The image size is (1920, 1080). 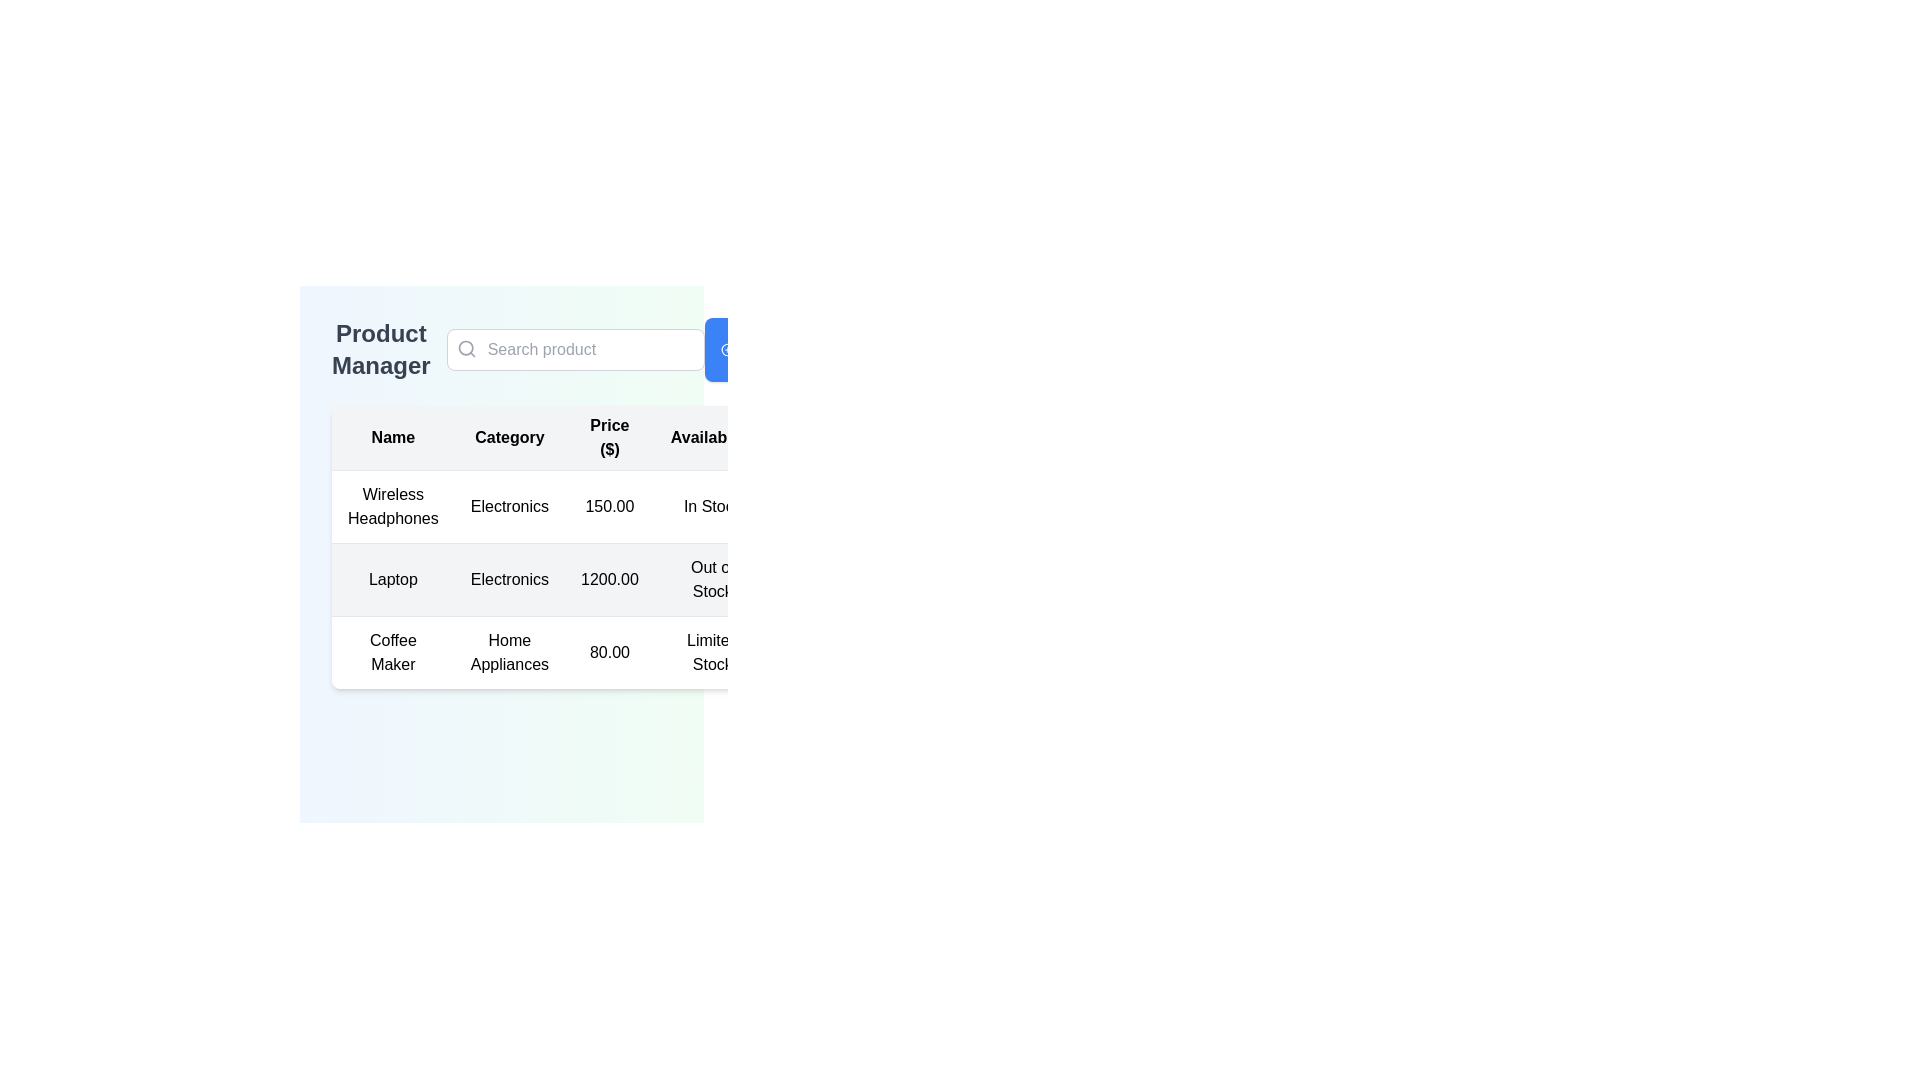 I want to click on the 'Product Manager' text label, which is displayed in bold and large font, located at the top-left corner of the interface, so click(x=381, y=349).